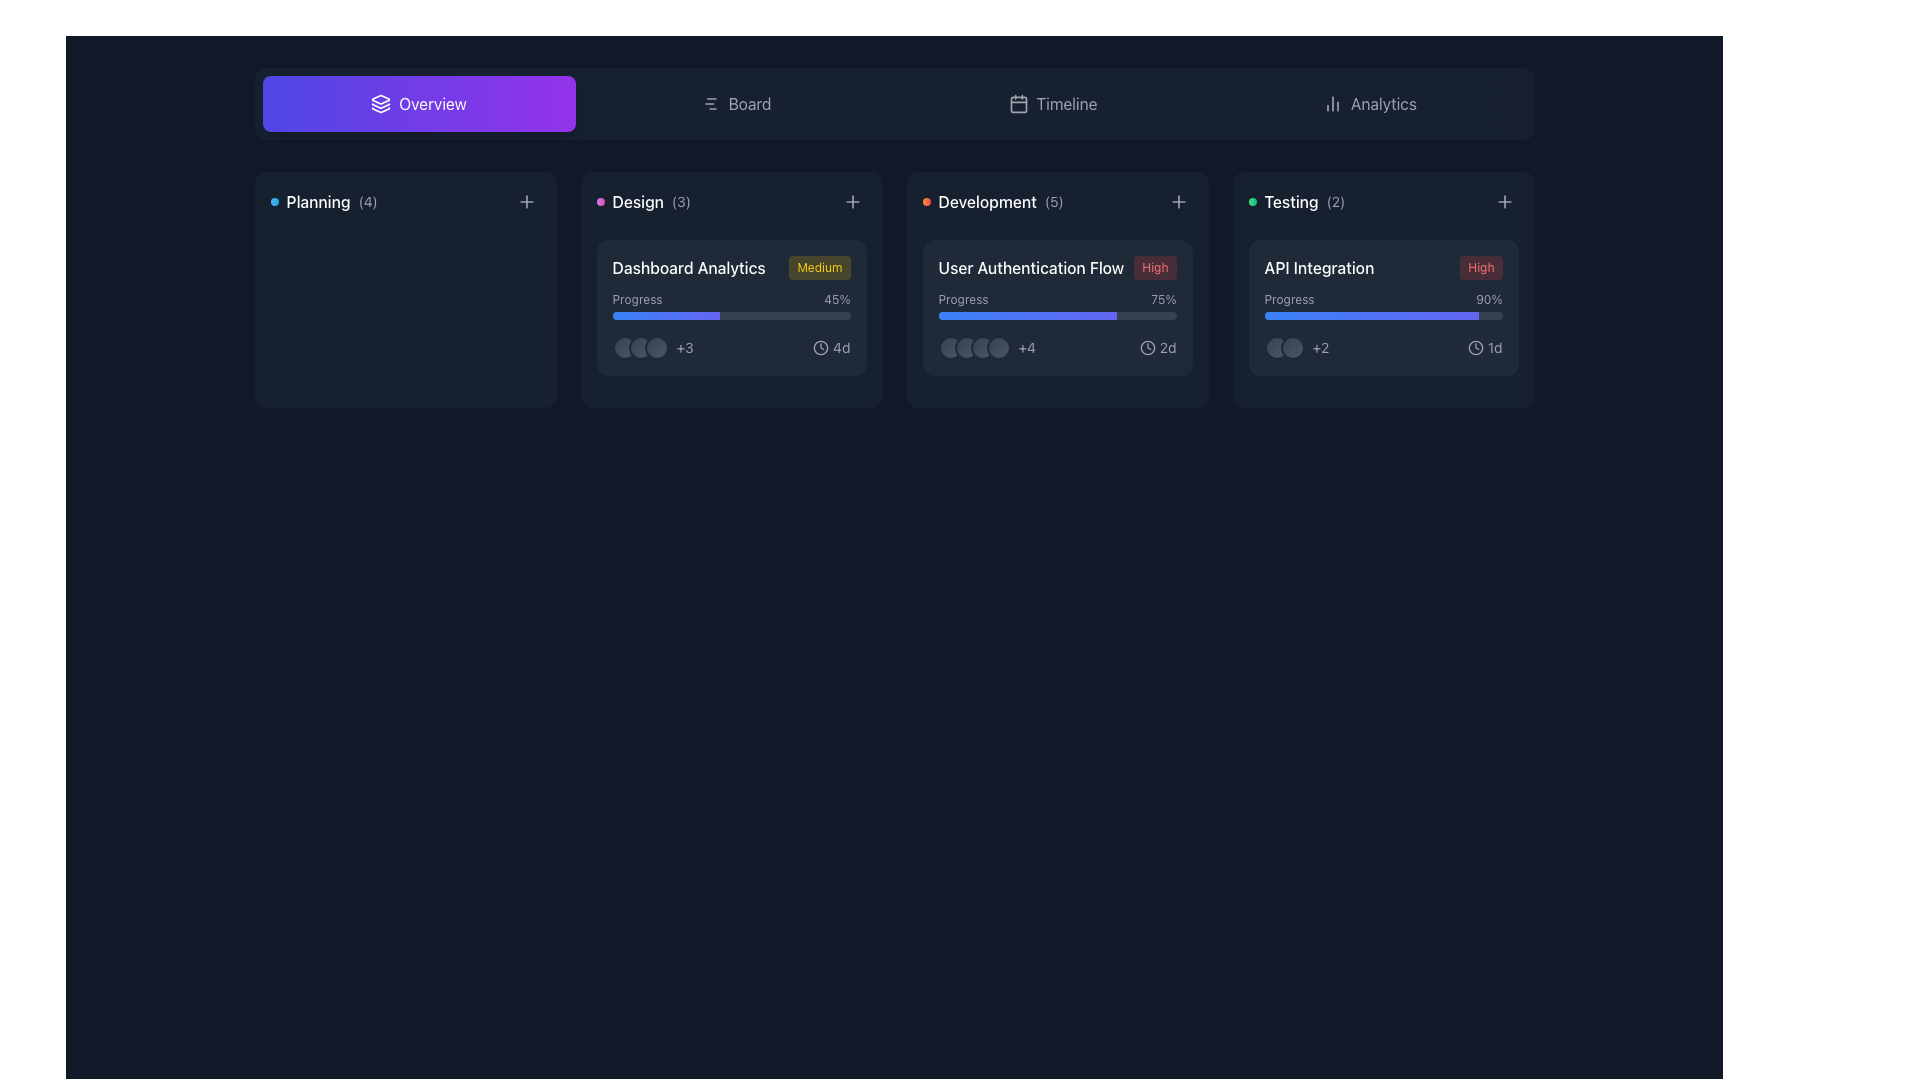 This screenshot has height=1080, width=1920. Describe the element at coordinates (1056, 308) in the screenshot. I see `the 'User Authentication Flow' task card, which has a high priority and is located in the Development section` at that location.